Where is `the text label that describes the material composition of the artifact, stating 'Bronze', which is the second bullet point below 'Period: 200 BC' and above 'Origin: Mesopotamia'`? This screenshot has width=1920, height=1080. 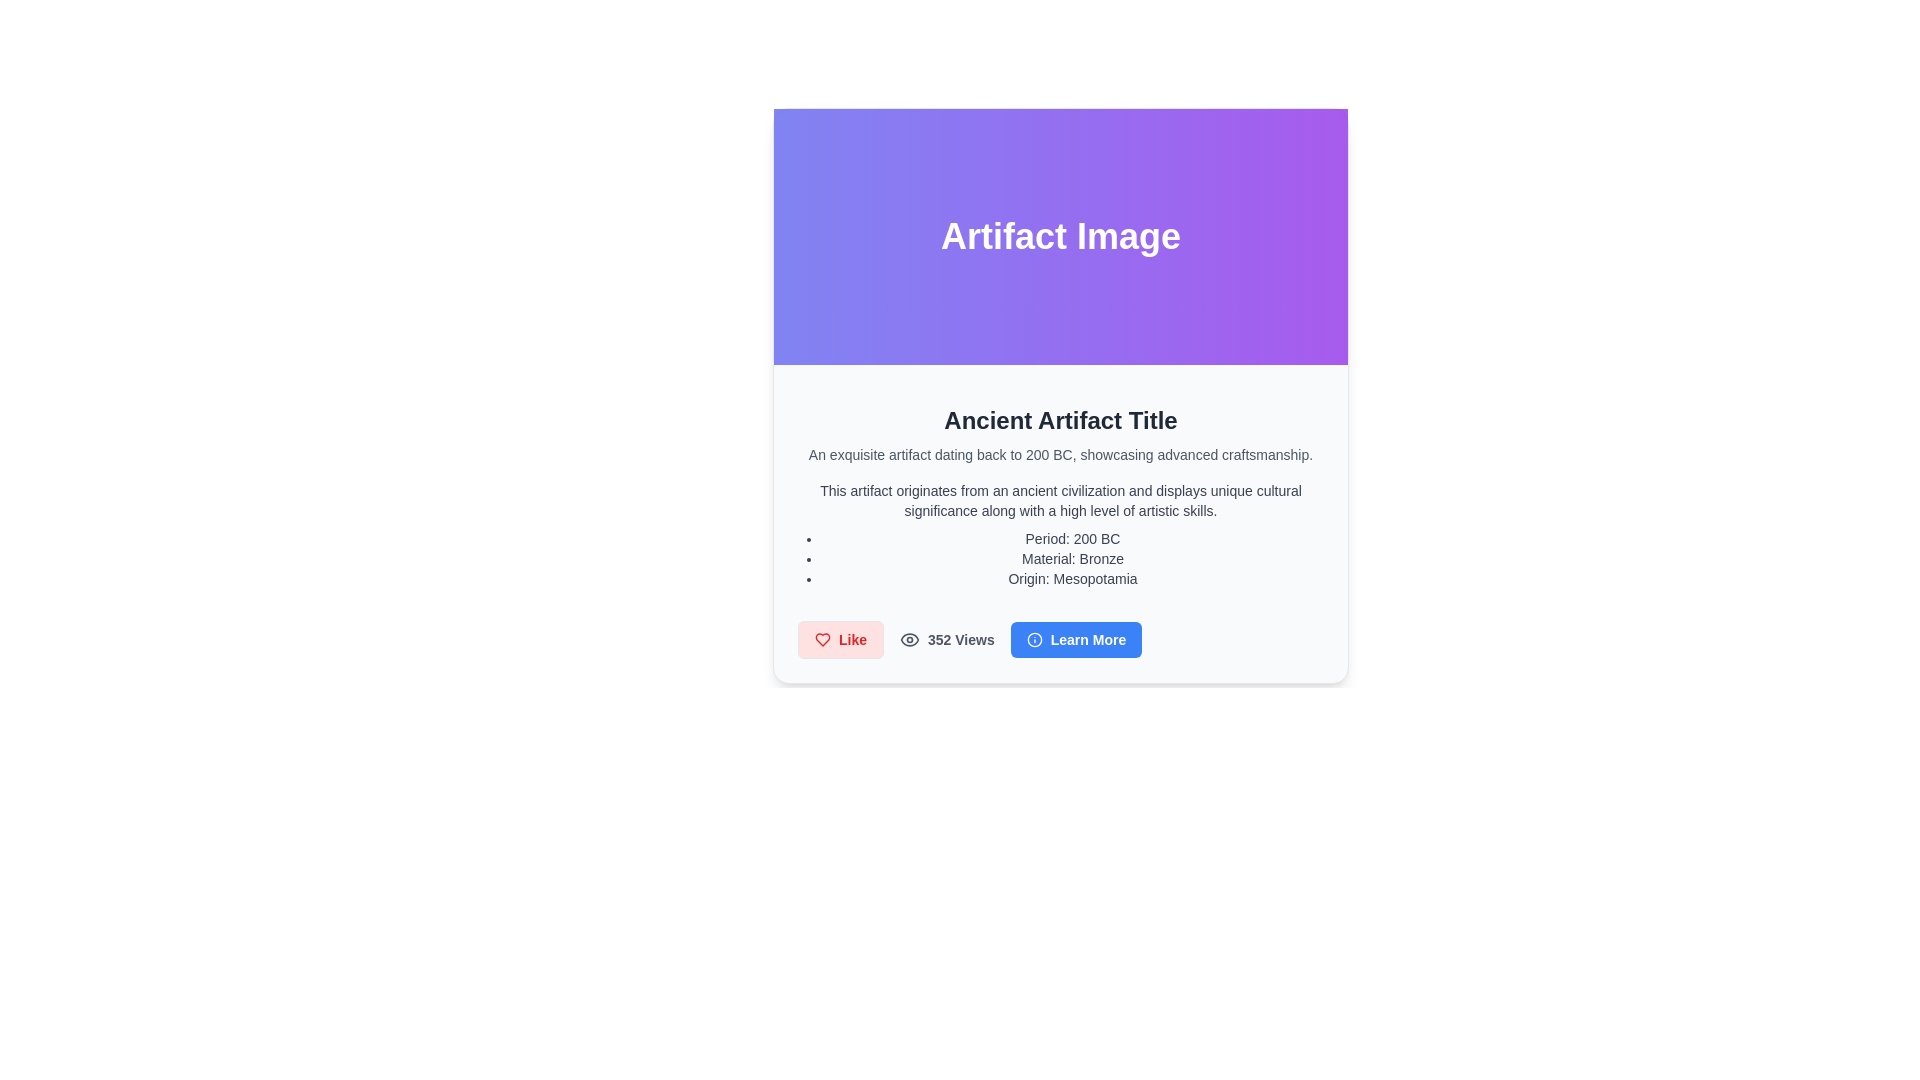
the text label that describes the material composition of the artifact, stating 'Bronze', which is the second bullet point below 'Period: 200 BC' and above 'Origin: Mesopotamia' is located at coordinates (1072, 559).